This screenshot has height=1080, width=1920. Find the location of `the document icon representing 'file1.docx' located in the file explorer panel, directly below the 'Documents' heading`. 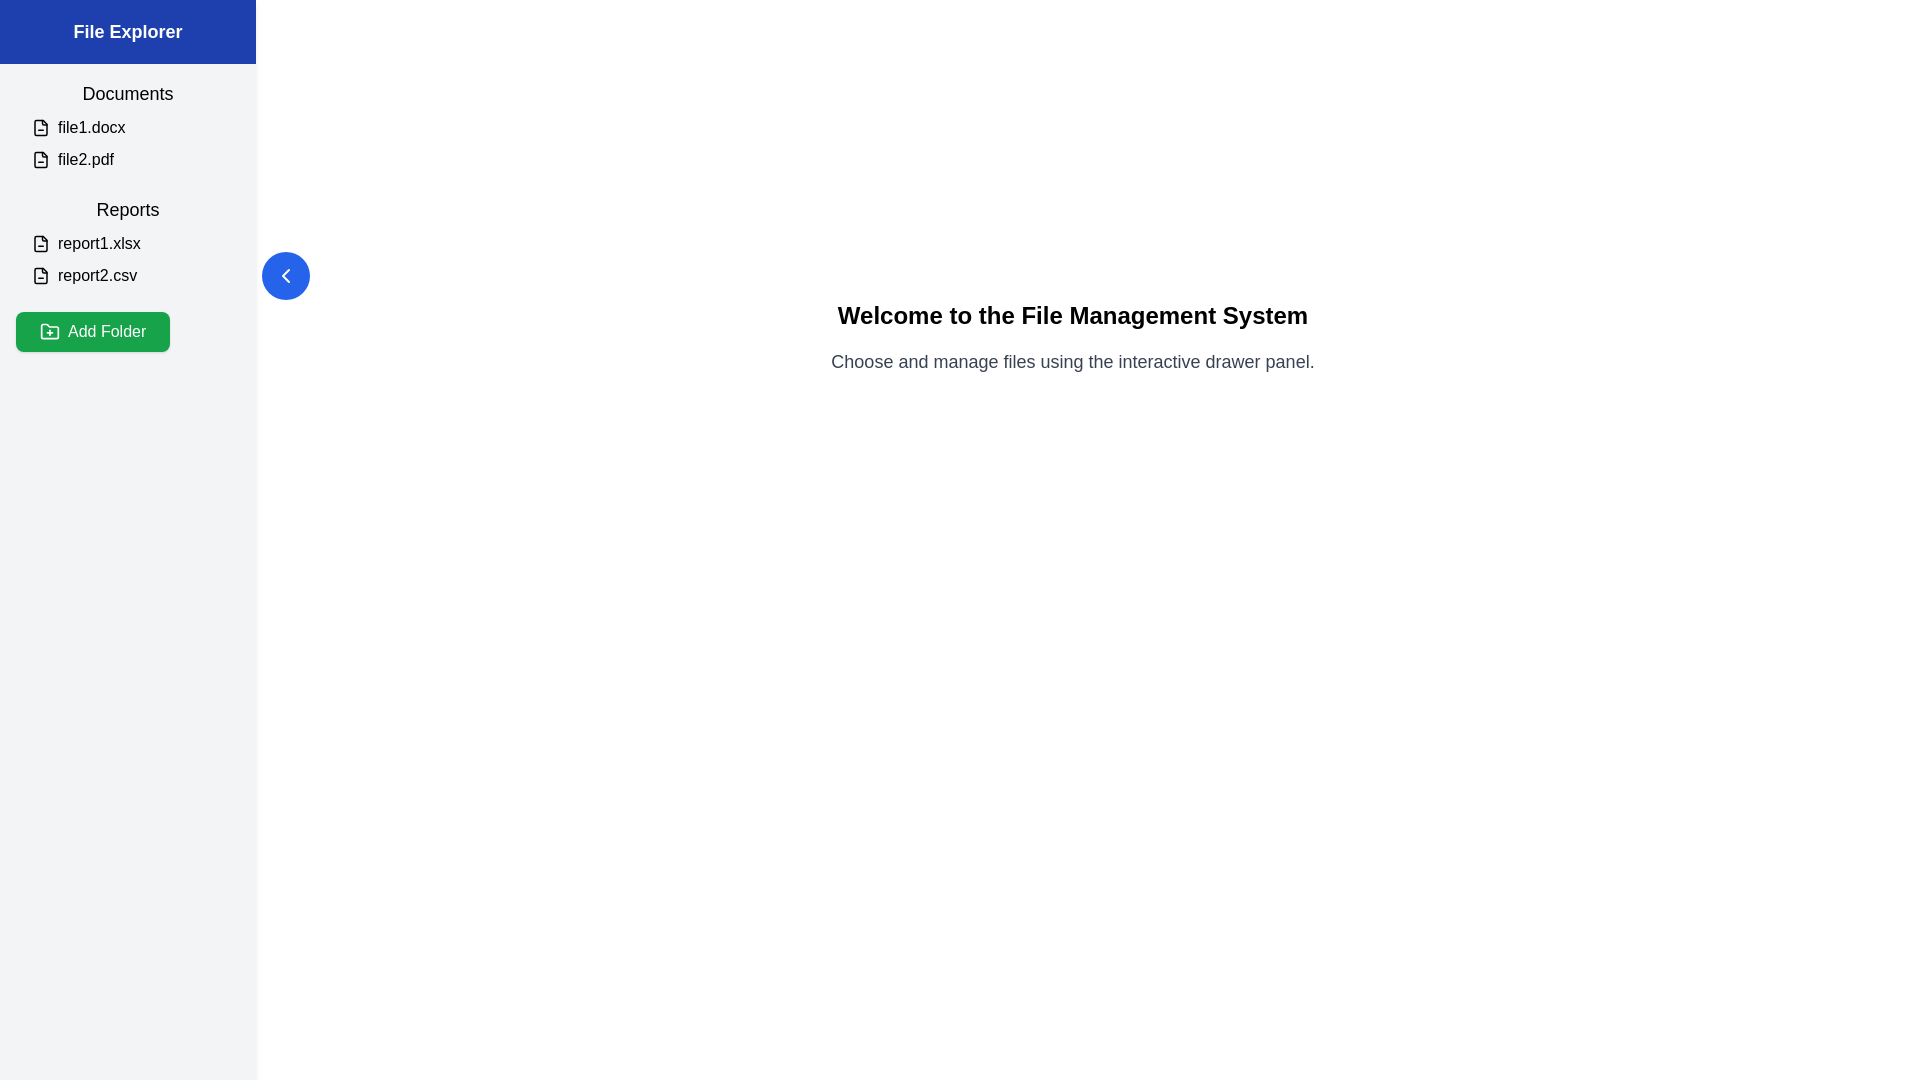

the document icon representing 'file1.docx' located in the file explorer panel, directly below the 'Documents' heading is located at coordinates (41, 127).